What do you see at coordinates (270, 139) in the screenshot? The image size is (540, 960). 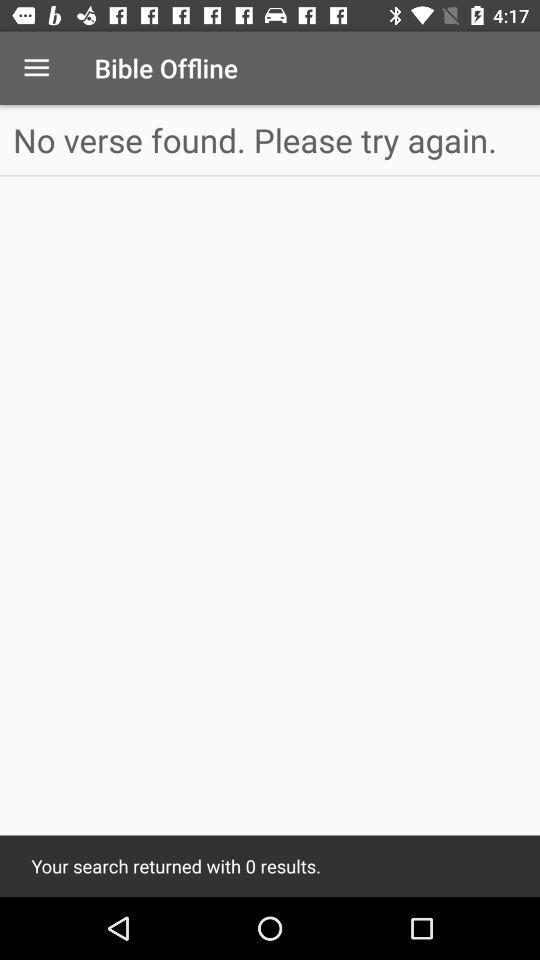 I see `item above the your search returned icon` at bounding box center [270, 139].